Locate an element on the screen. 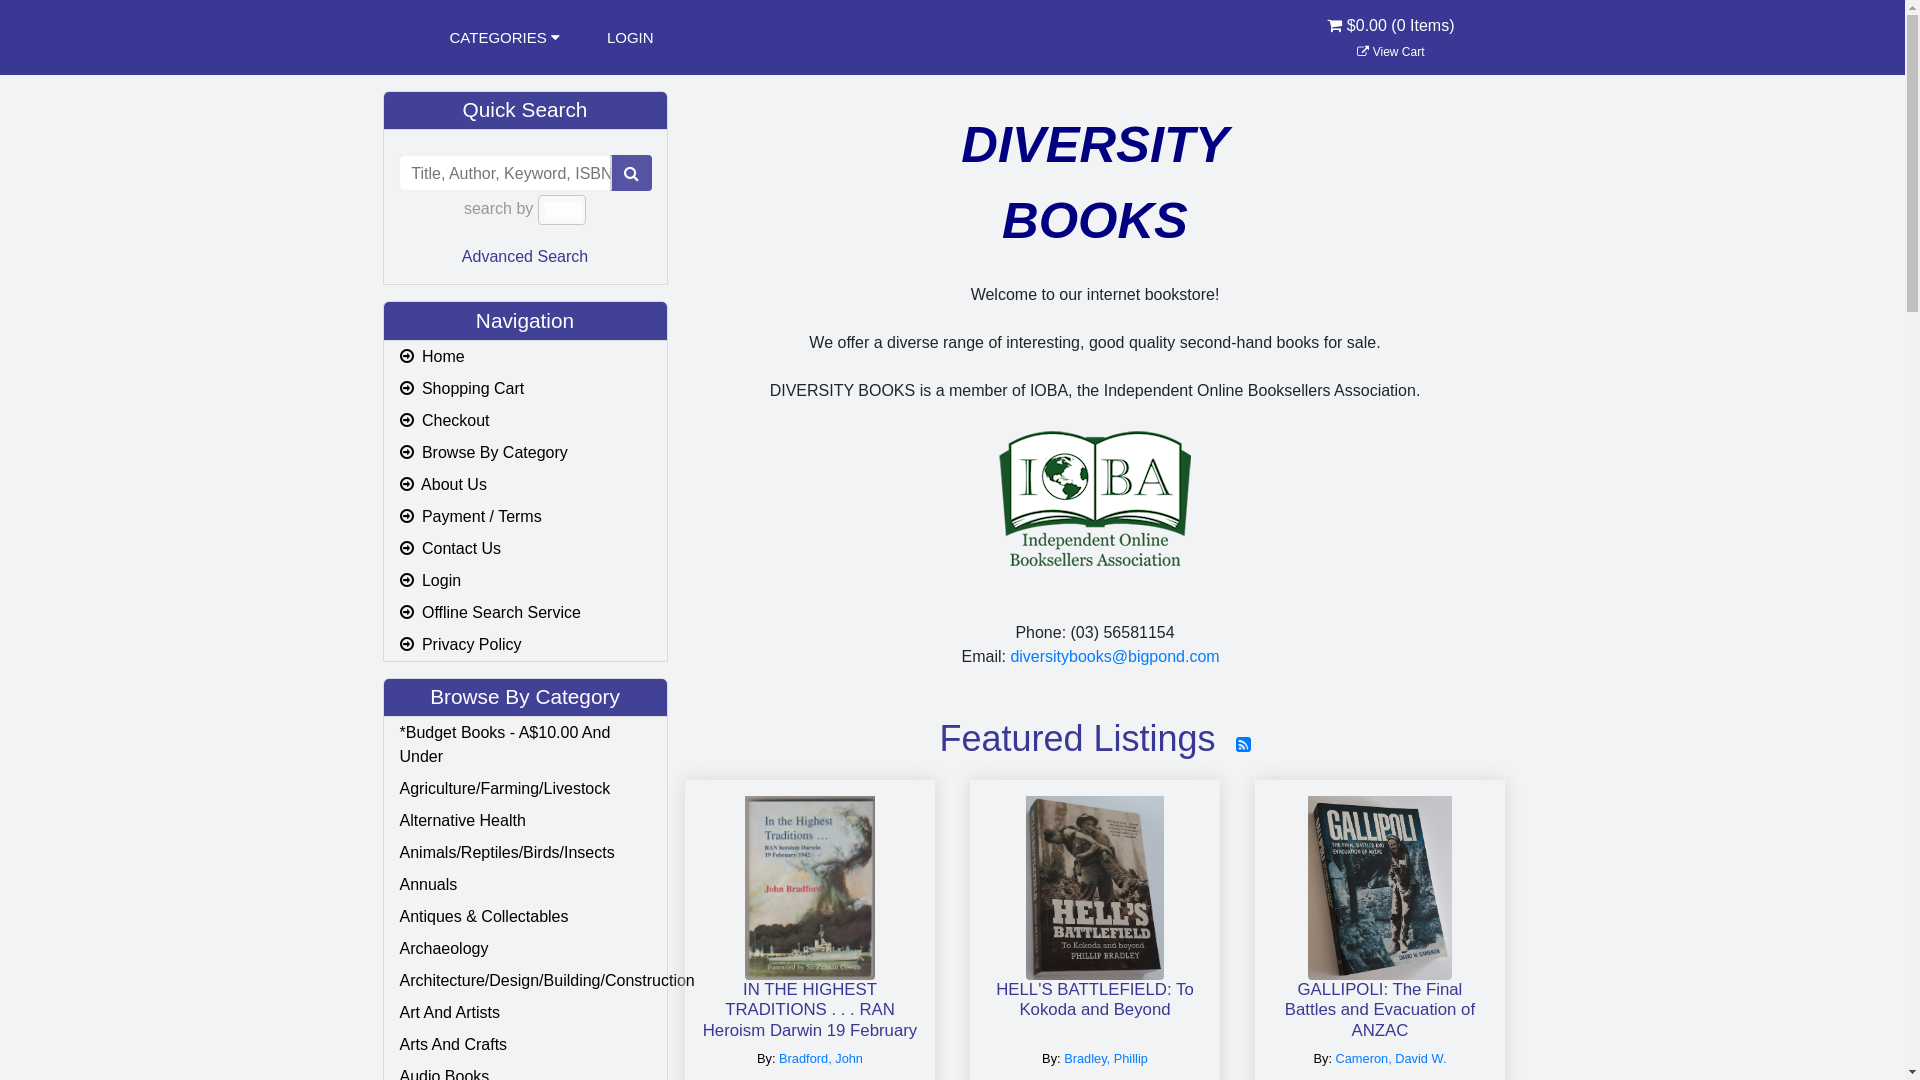 Image resolution: width=1920 pixels, height=1080 pixels. 'Animals/Reptiles/Birds/Insects' is located at coordinates (525, 852).